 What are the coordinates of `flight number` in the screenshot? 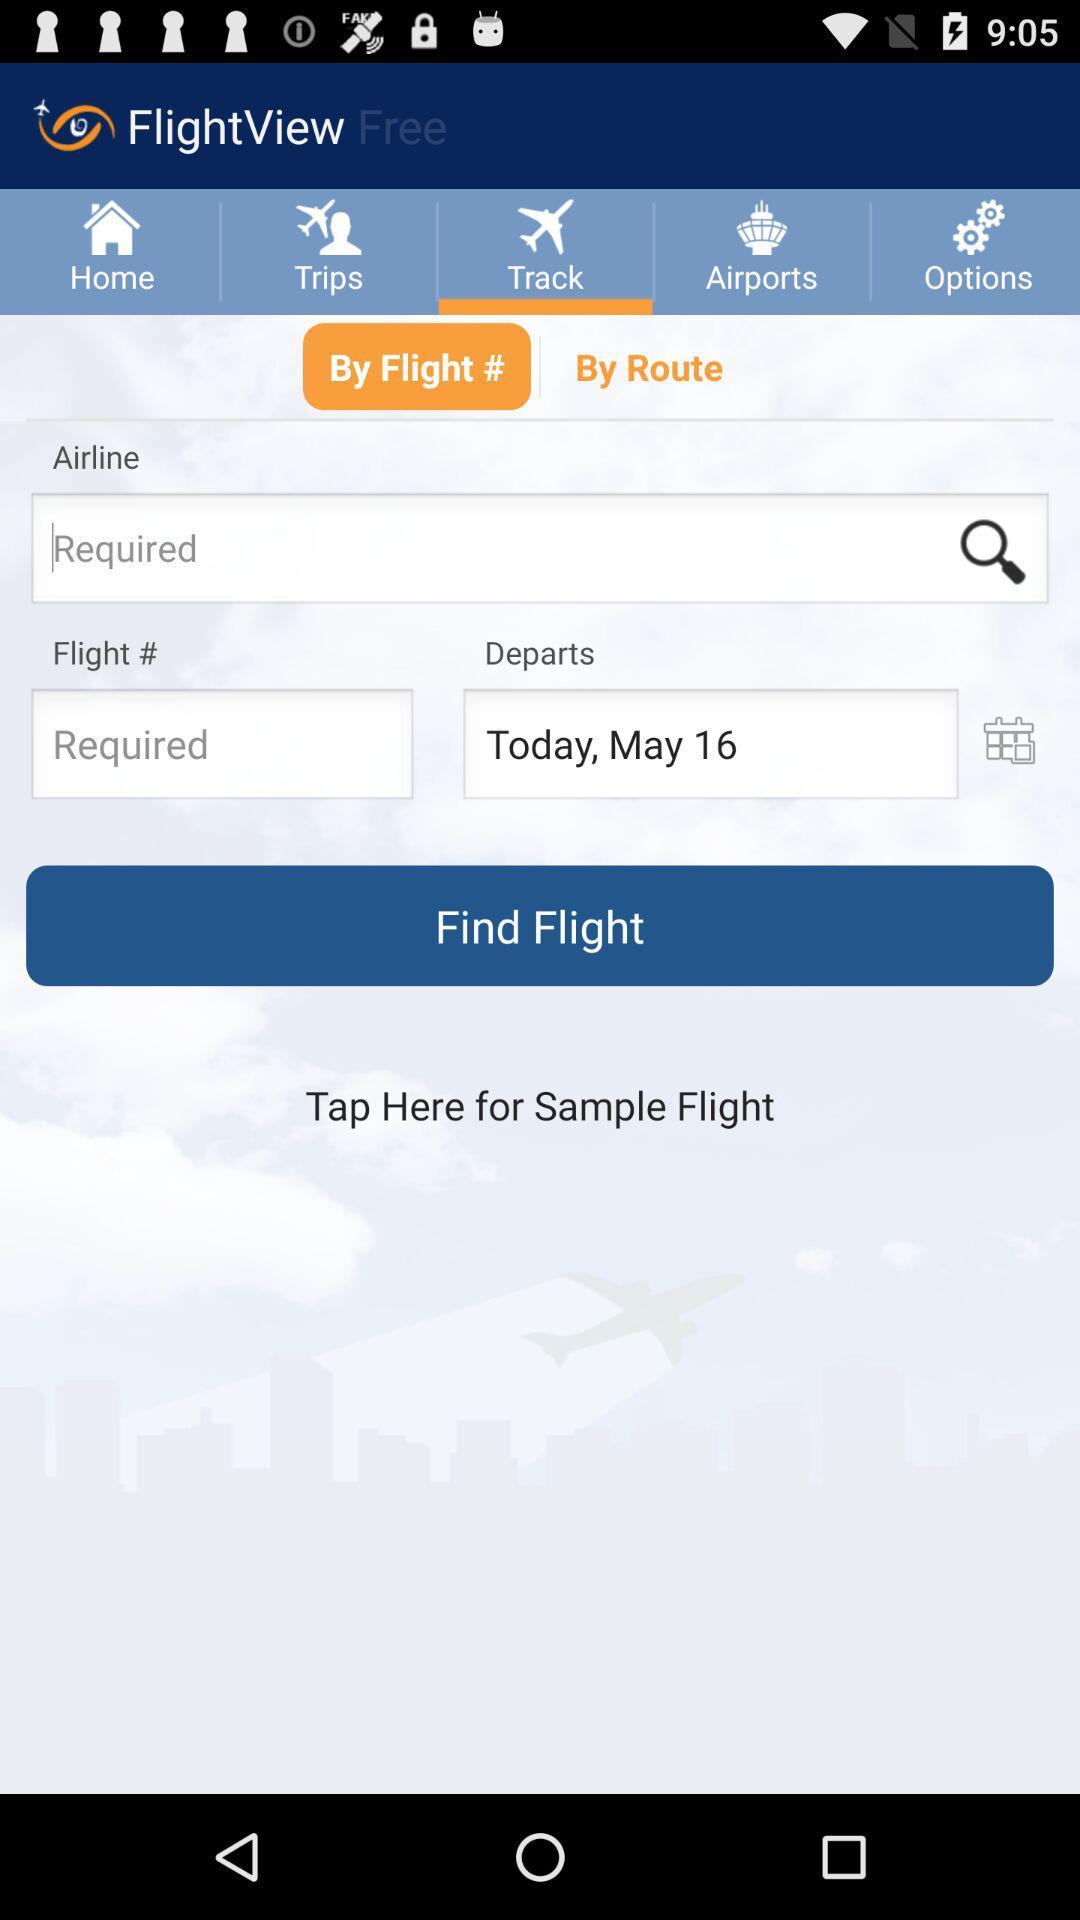 It's located at (222, 748).